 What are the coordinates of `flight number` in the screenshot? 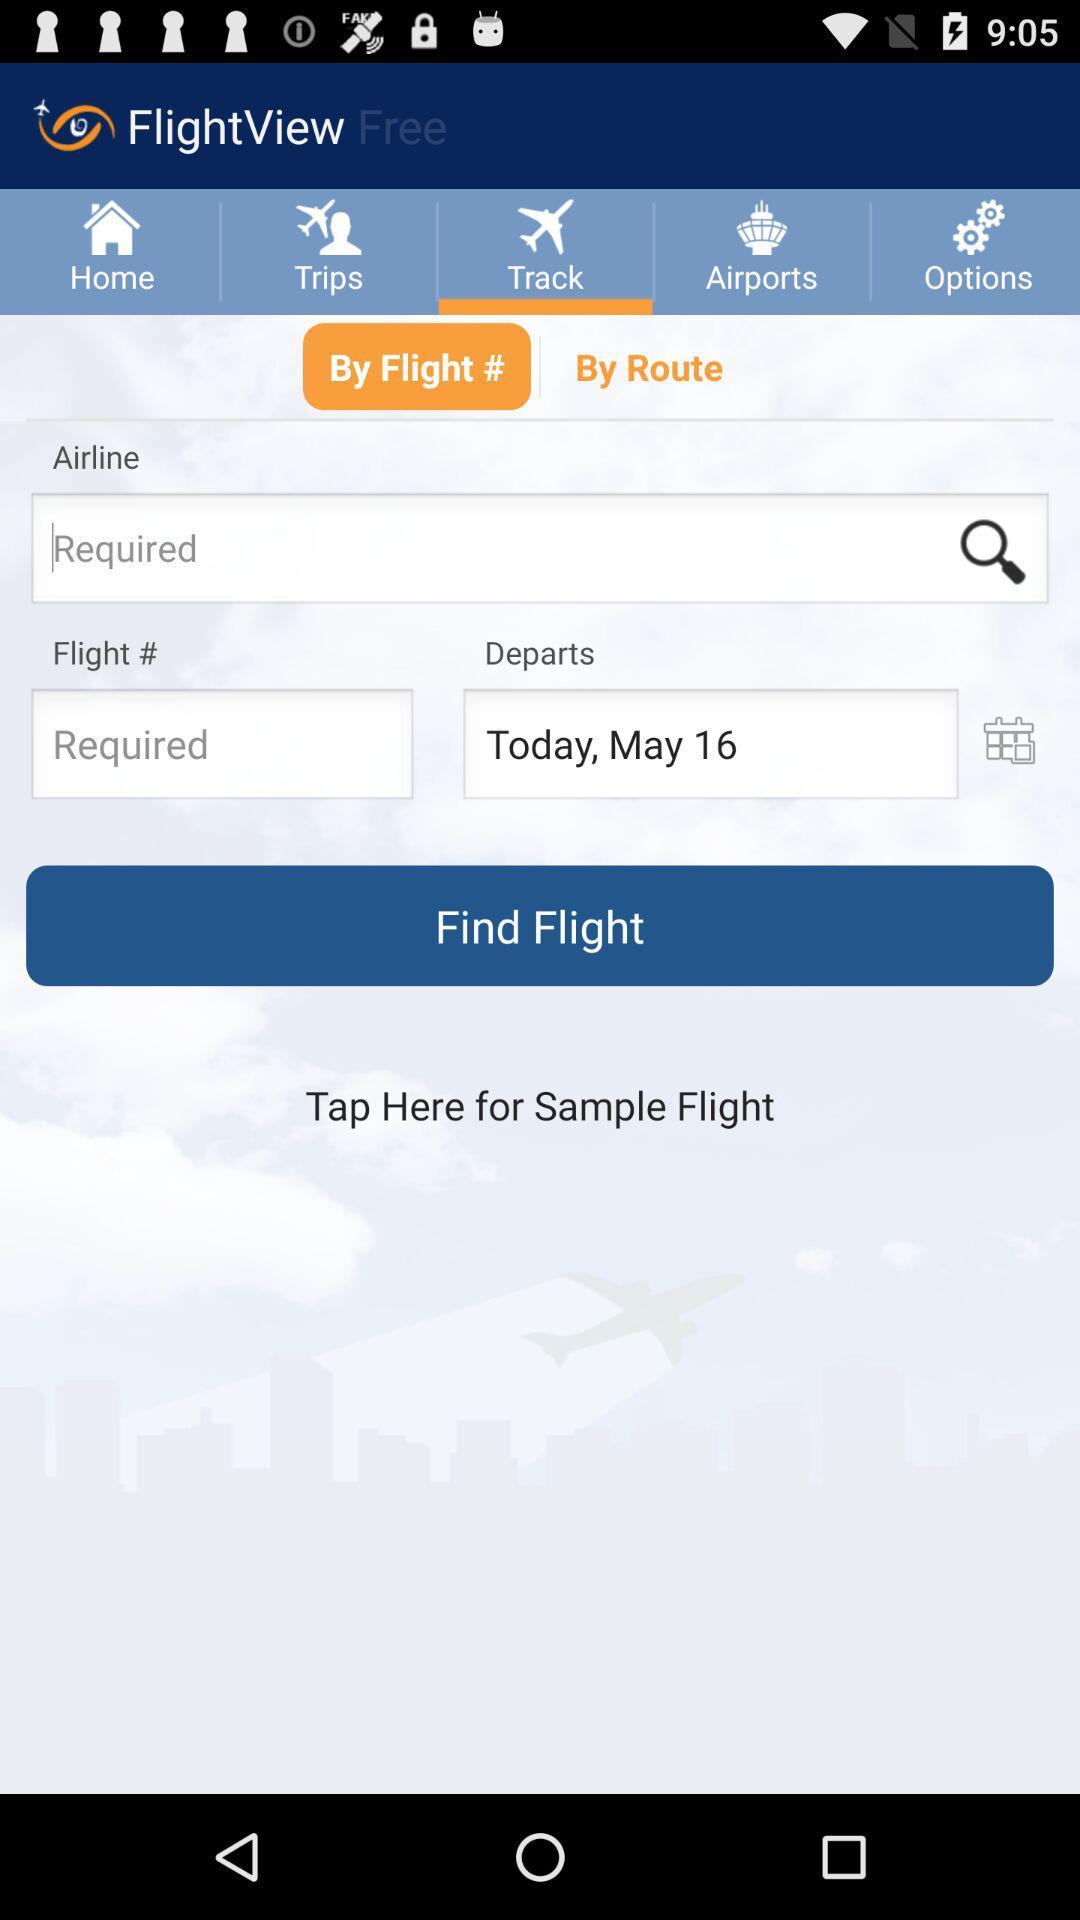 It's located at (222, 748).